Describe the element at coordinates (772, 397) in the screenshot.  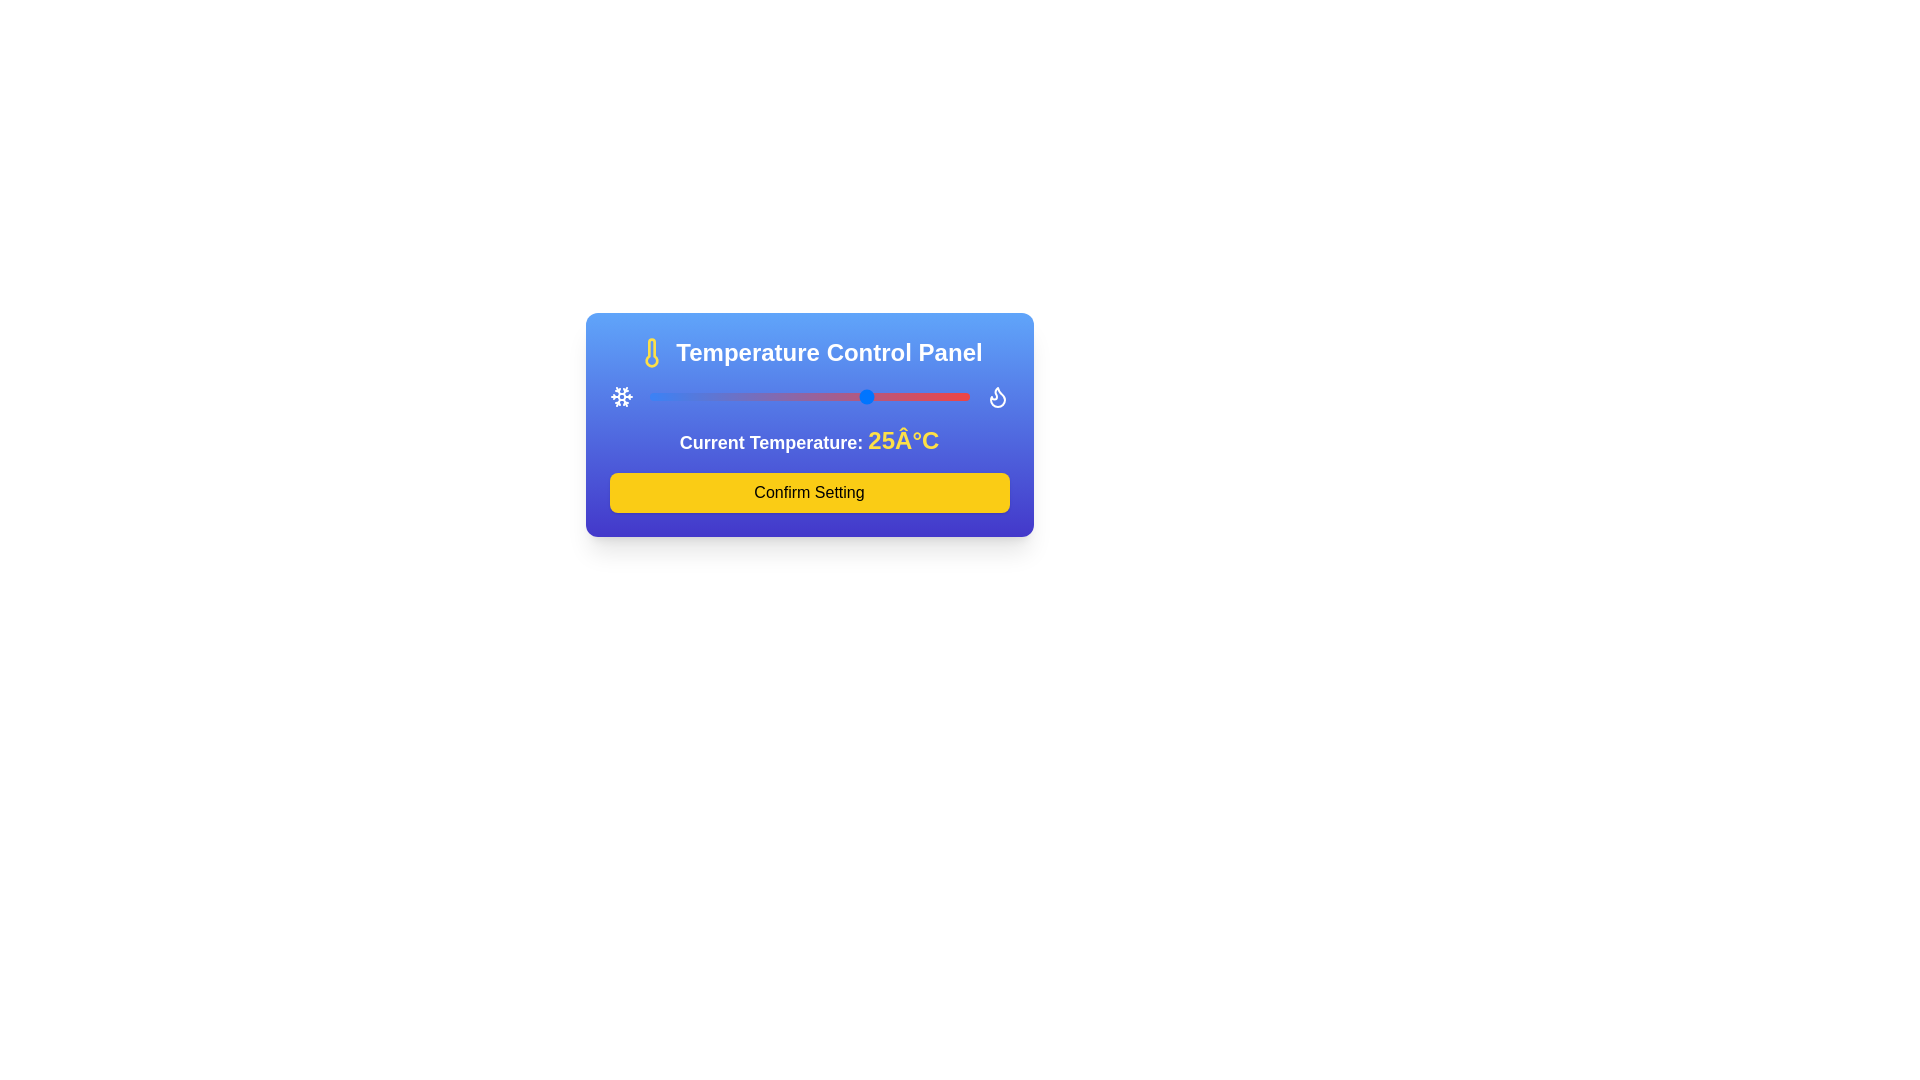
I see `the temperature slider to 1°C` at that location.